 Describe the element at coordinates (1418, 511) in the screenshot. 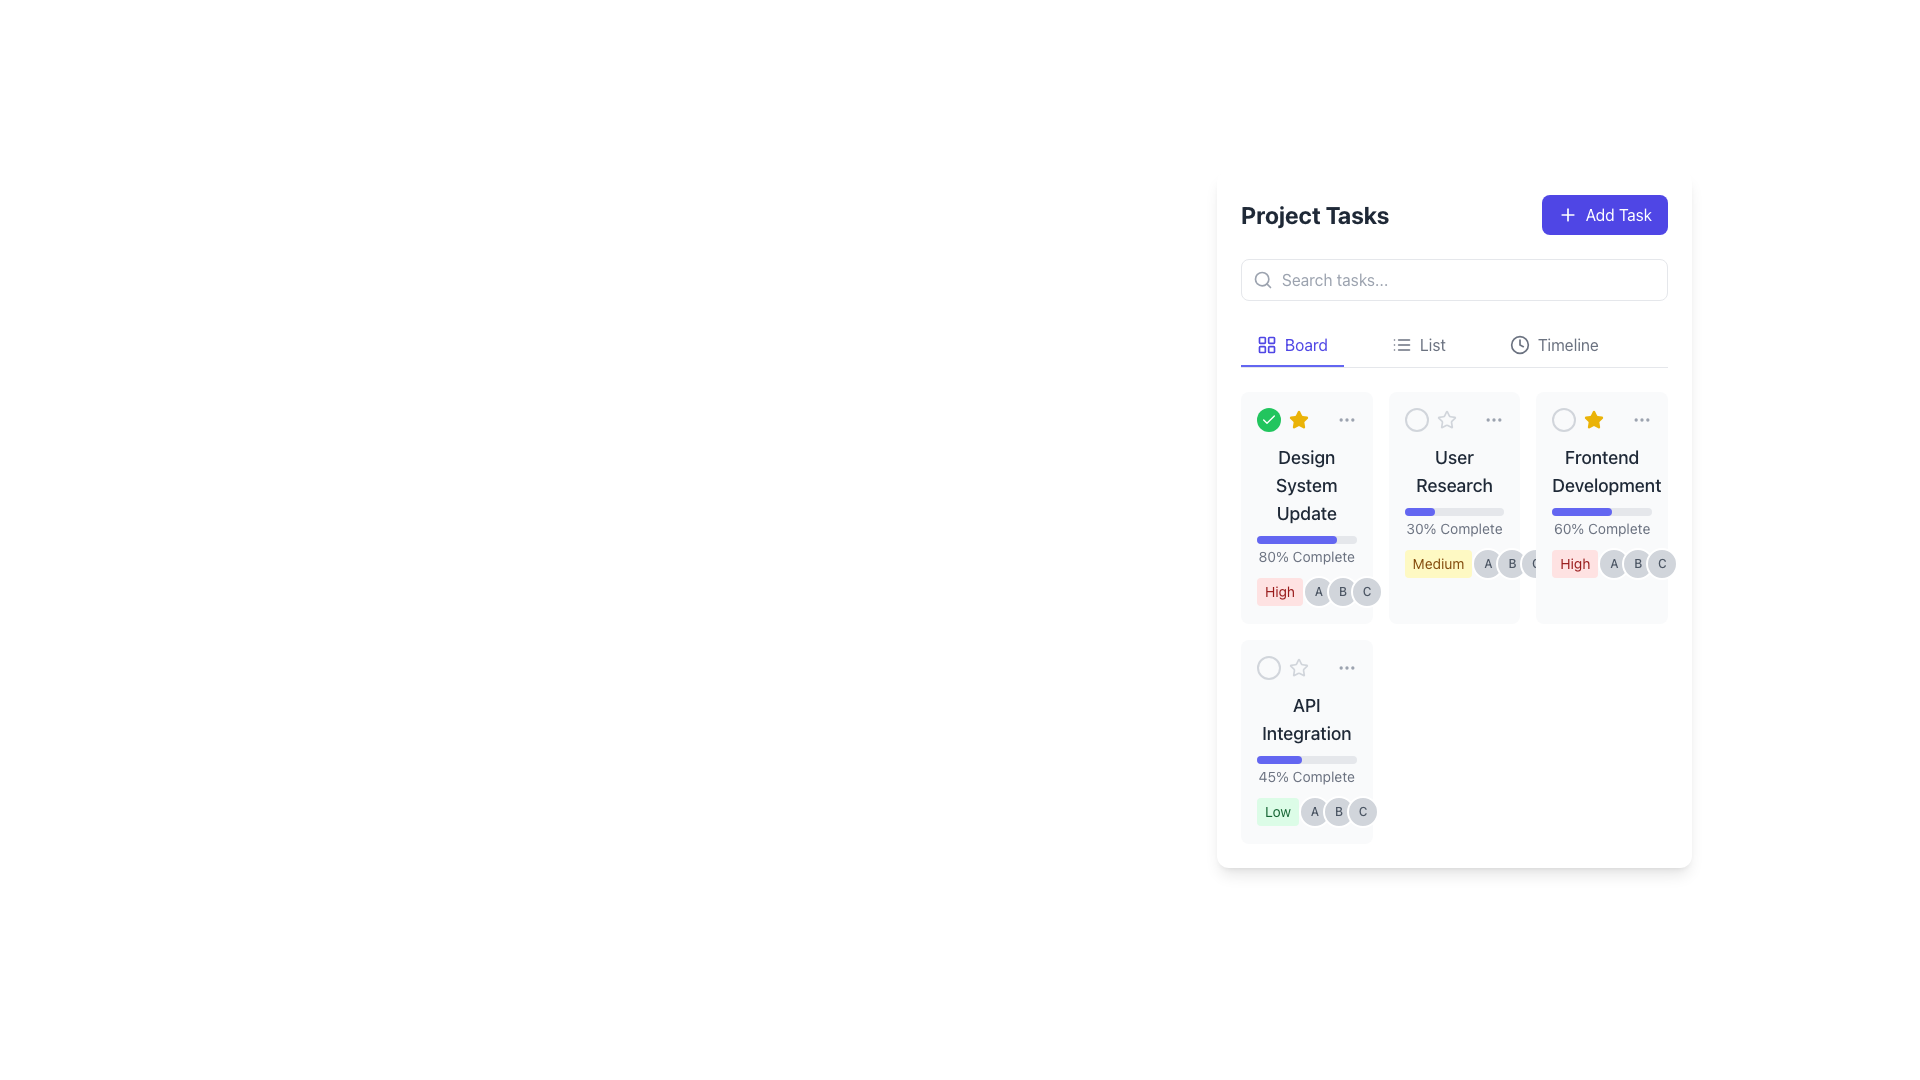

I see `progress bar segment styled with a rounded appearance and filled with indigo color, located within the progress bar of the 'User Research' task card, for its style attributes` at that location.